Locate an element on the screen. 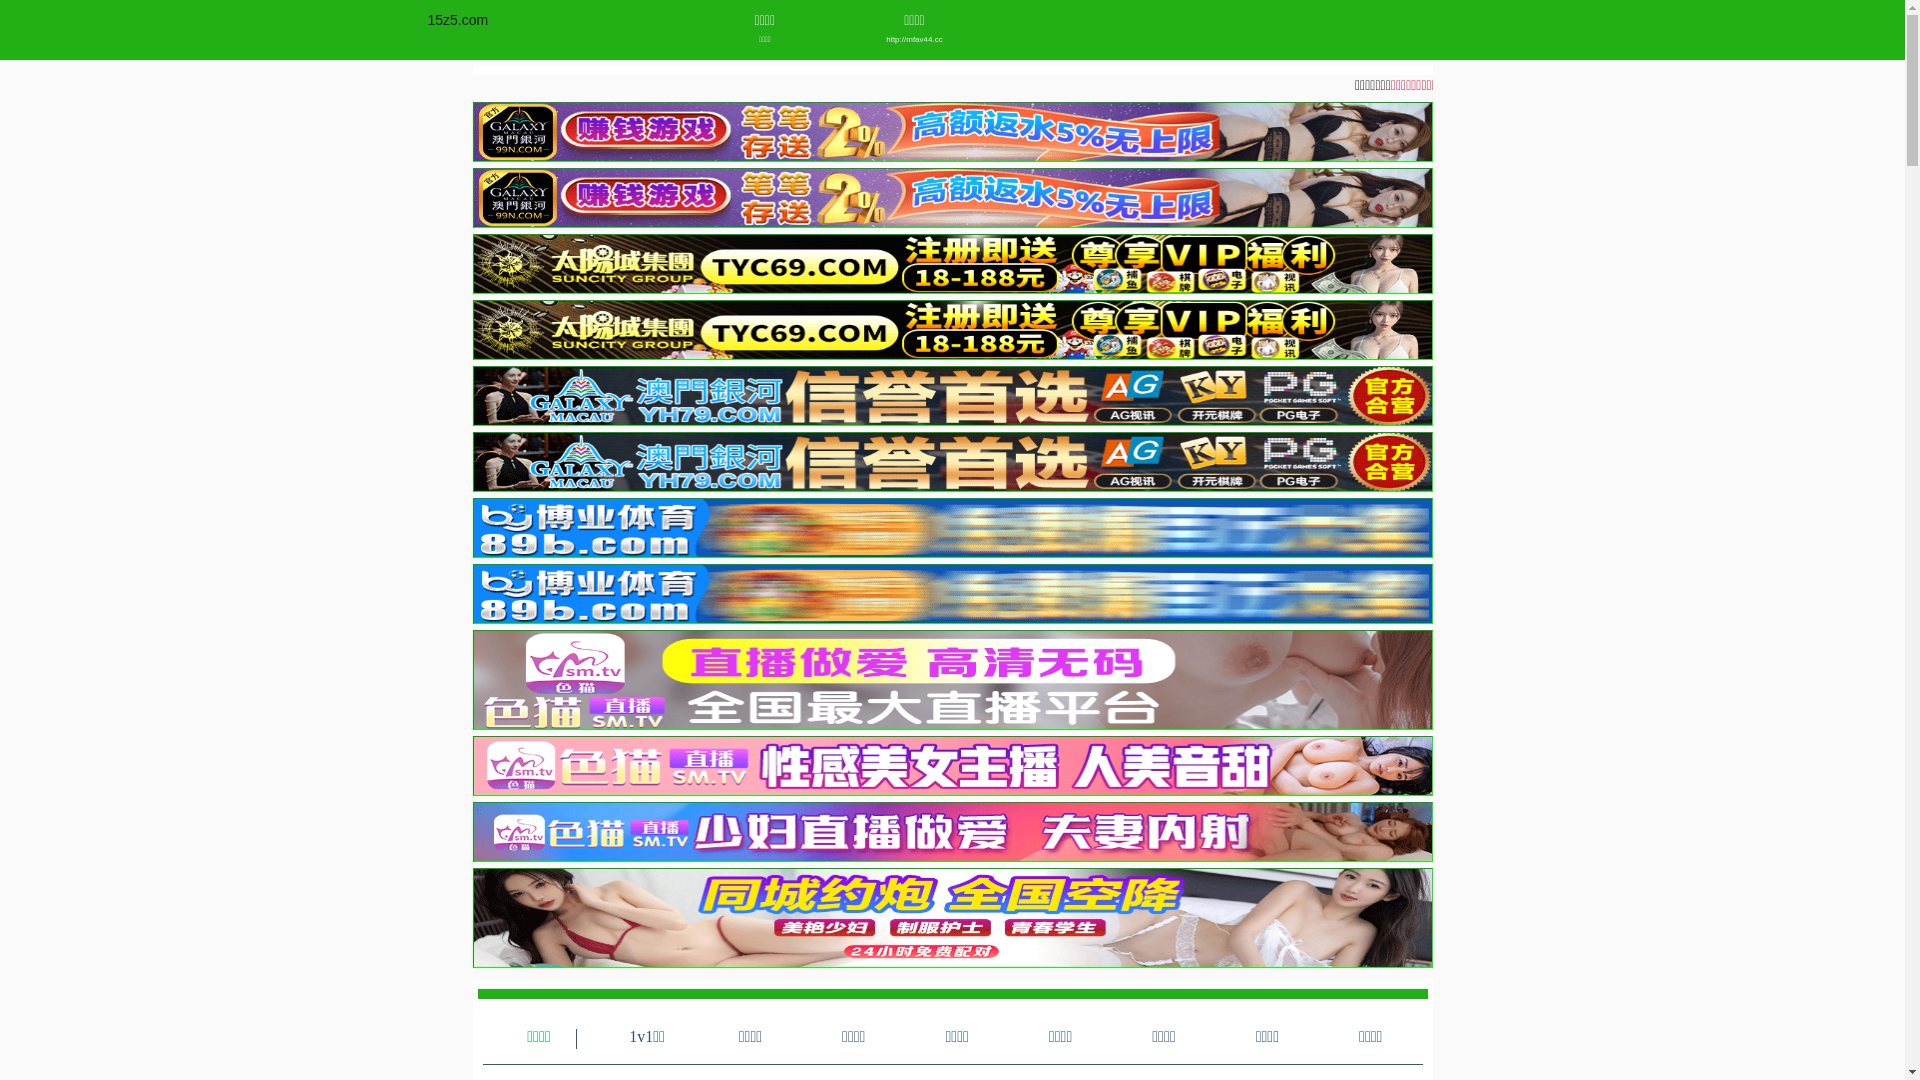 The width and height of the screenshot is (1920, 1080). '15z5.com' is located at coordinates (457, 19).